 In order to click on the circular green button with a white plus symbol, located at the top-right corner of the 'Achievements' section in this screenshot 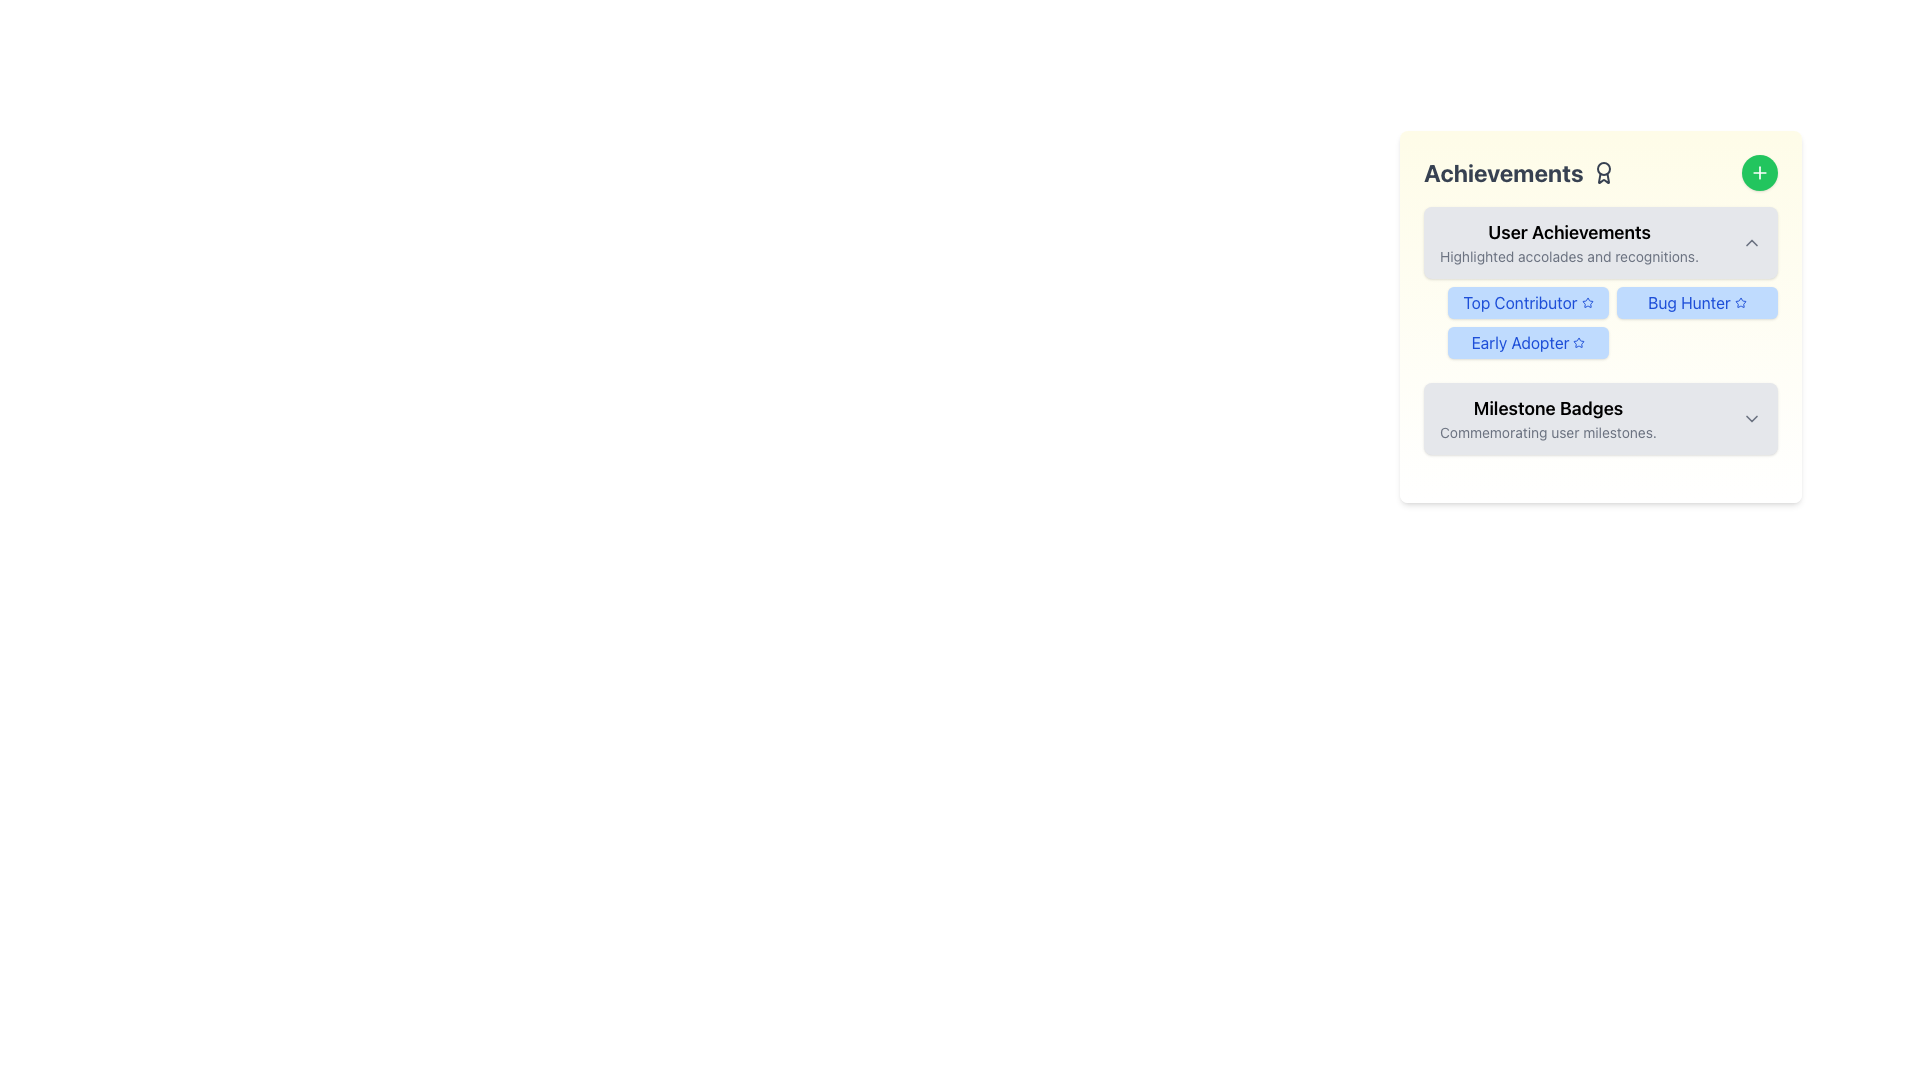, I will do `click(1760, 172)`.